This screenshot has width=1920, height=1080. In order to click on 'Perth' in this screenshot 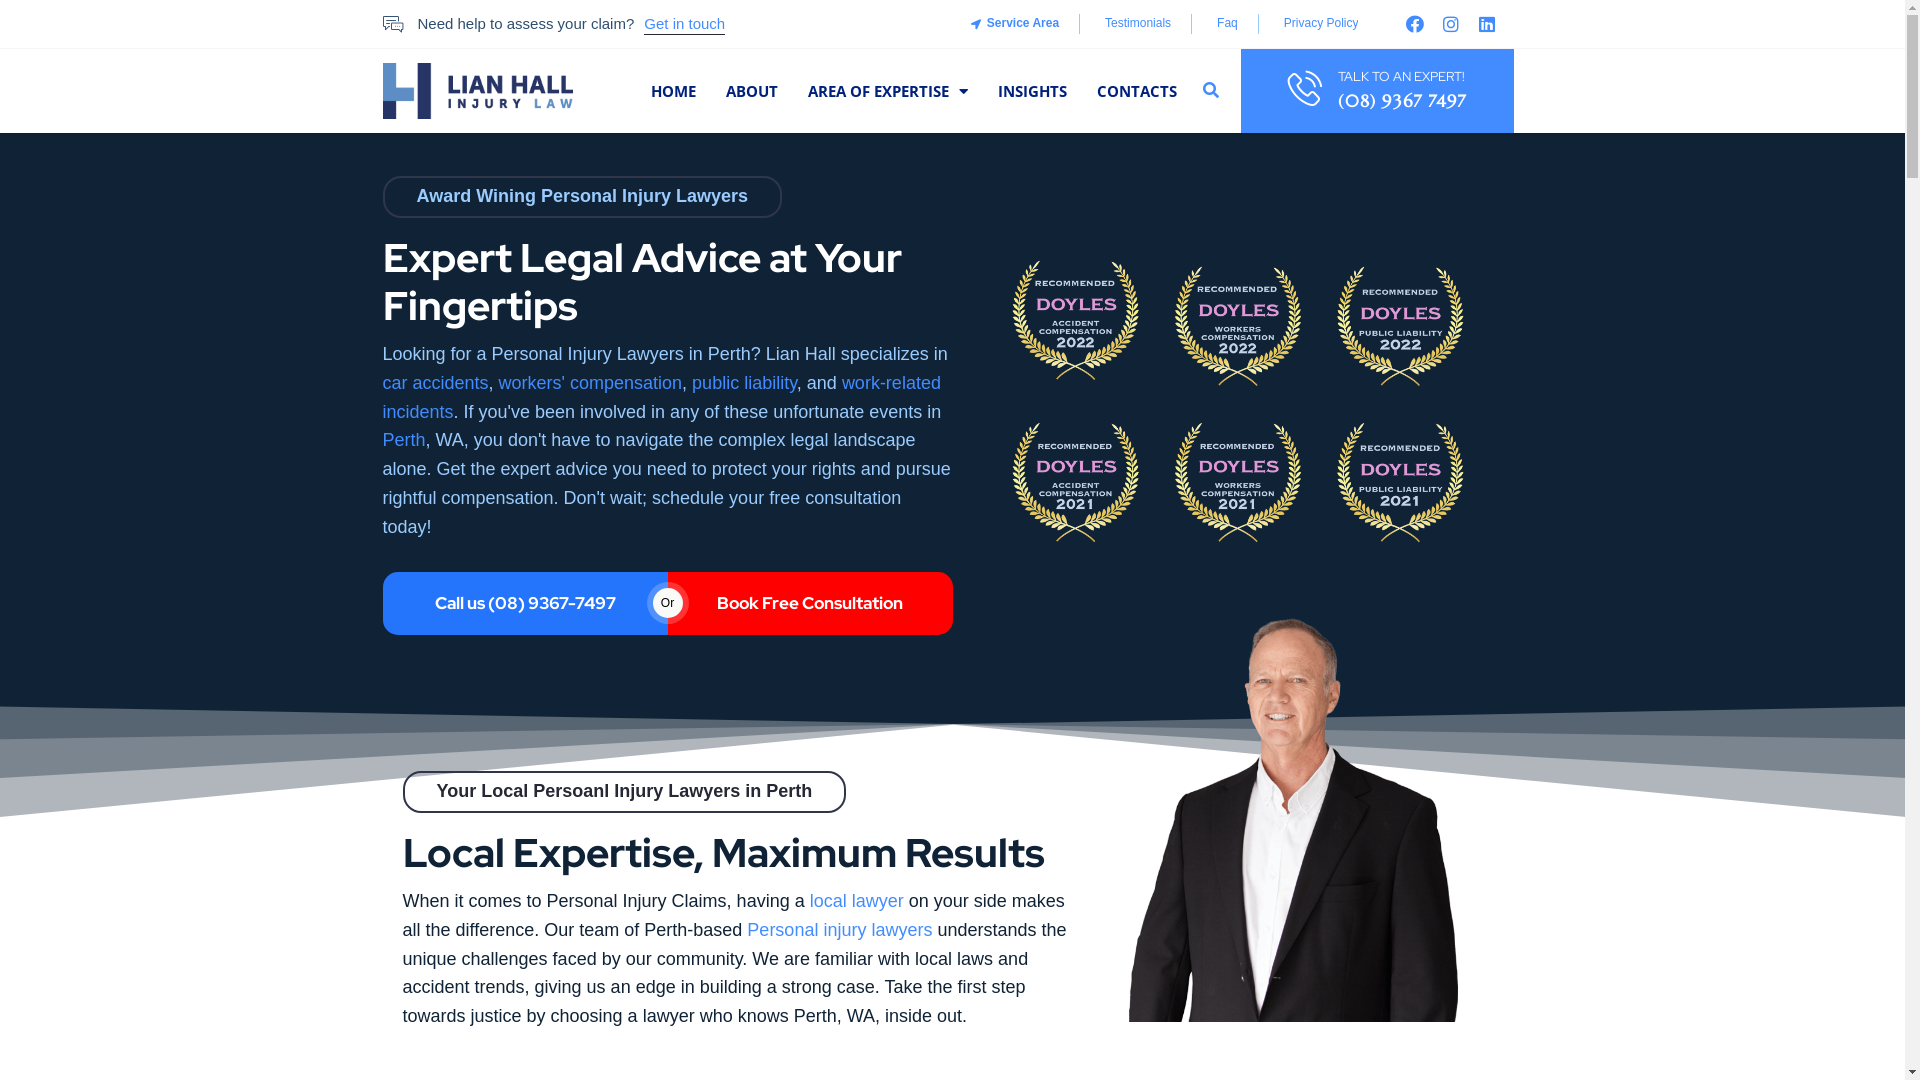, I will do `click(402, 438)`.